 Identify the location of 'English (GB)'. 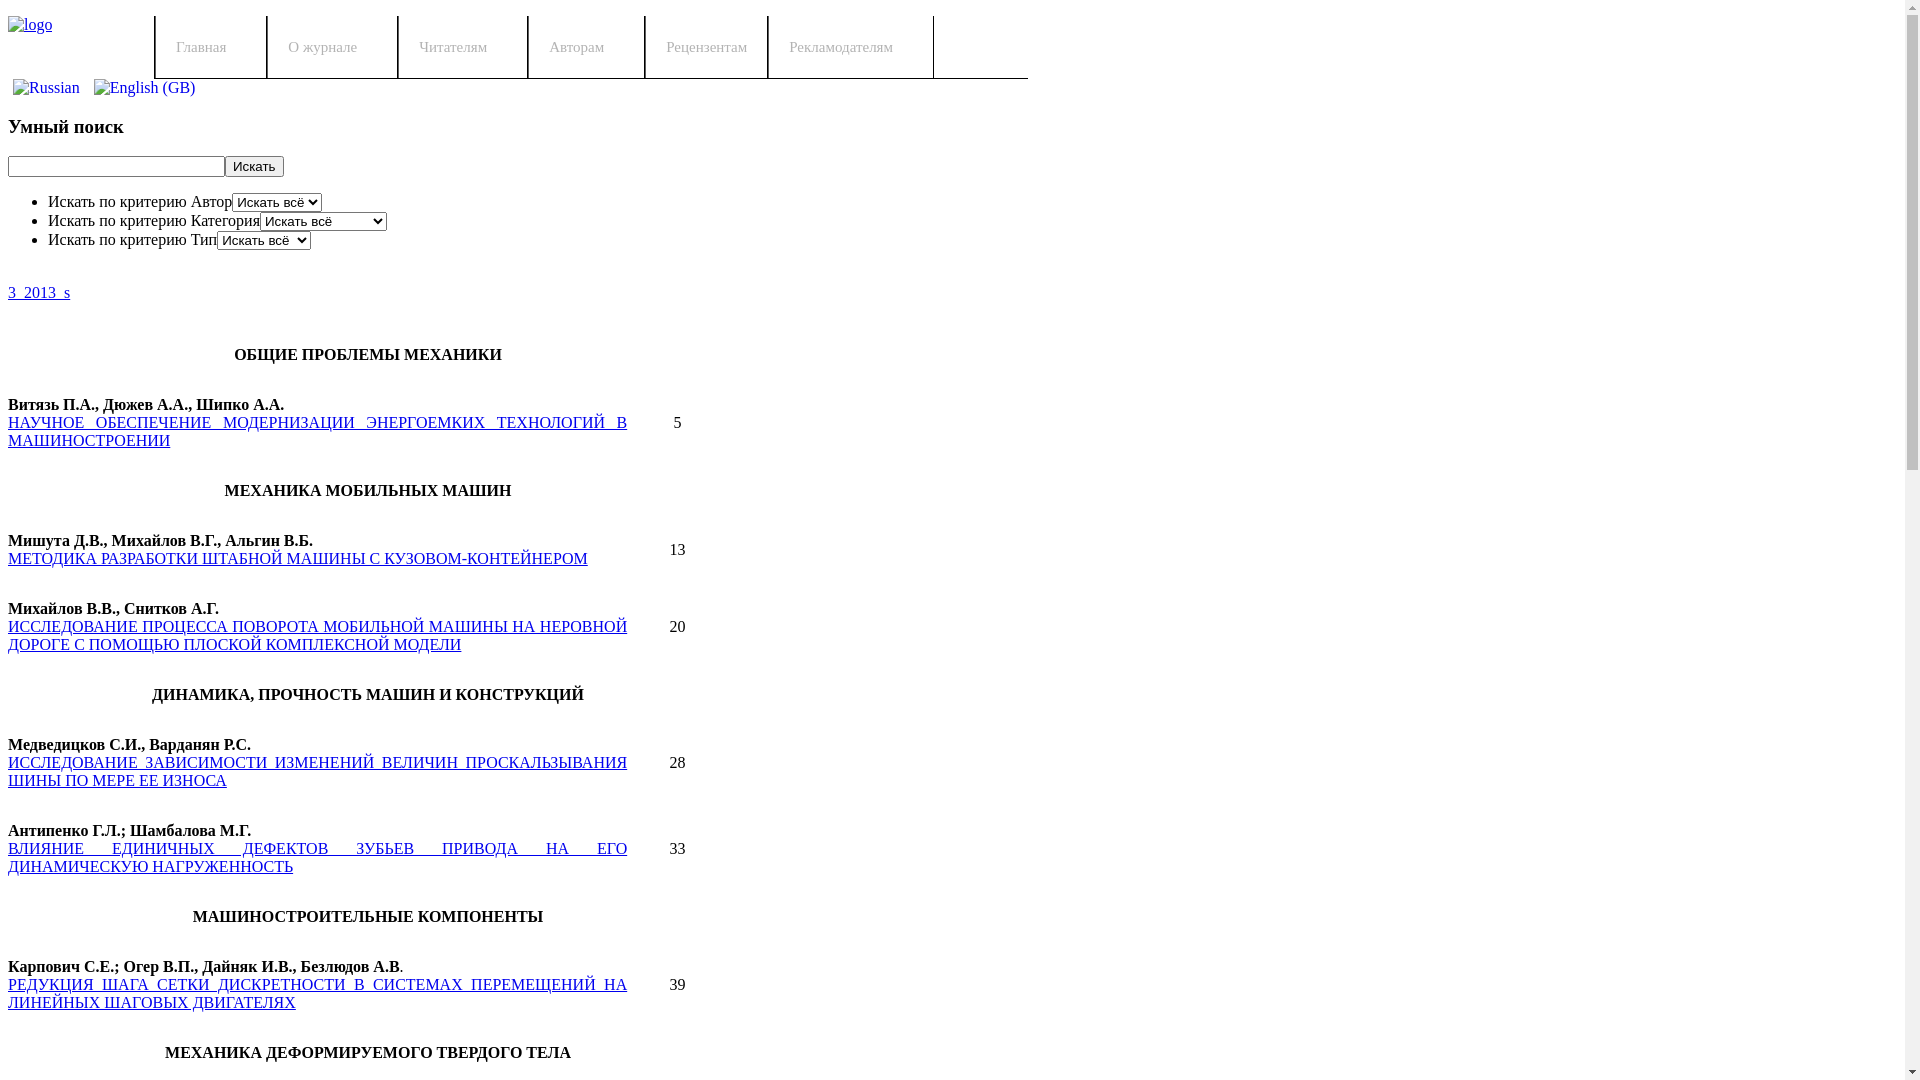
(143, 87).